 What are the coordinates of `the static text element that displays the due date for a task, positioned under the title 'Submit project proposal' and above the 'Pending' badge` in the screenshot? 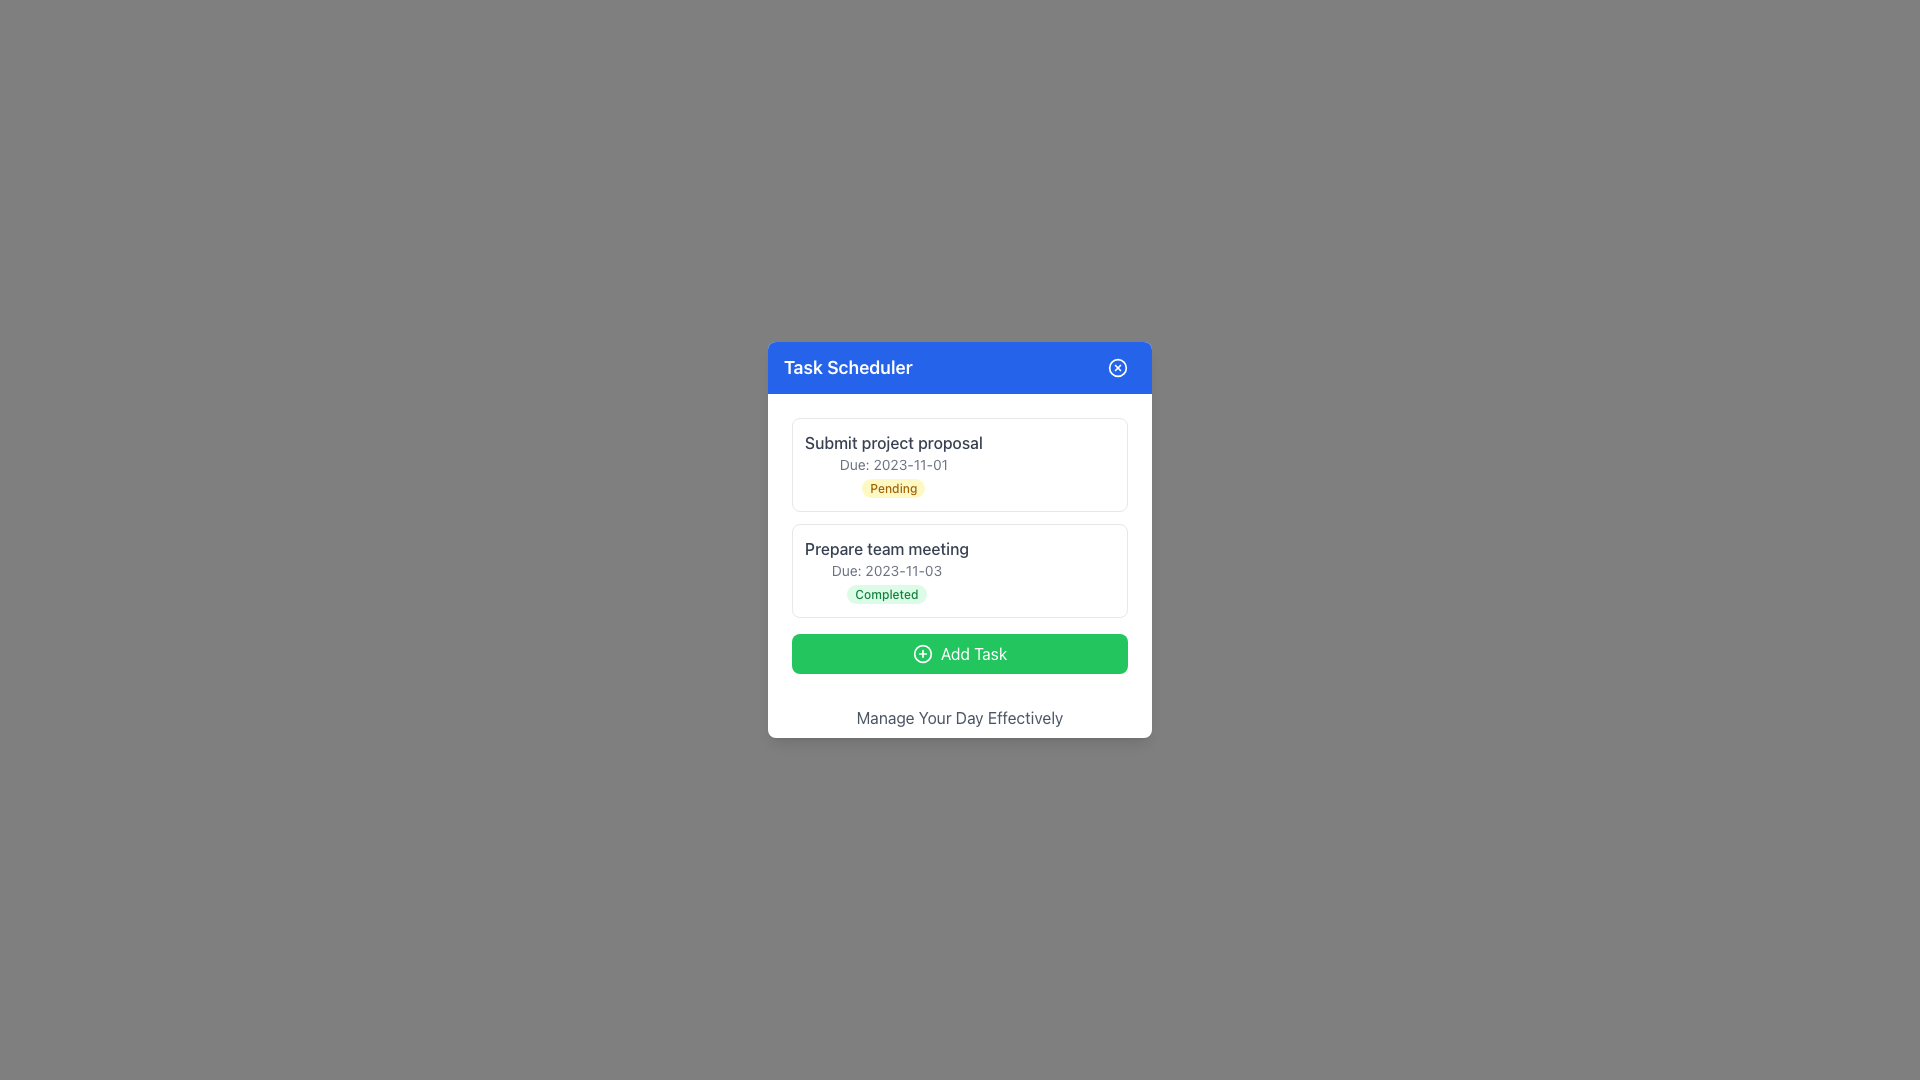 It's located at (892, 465).